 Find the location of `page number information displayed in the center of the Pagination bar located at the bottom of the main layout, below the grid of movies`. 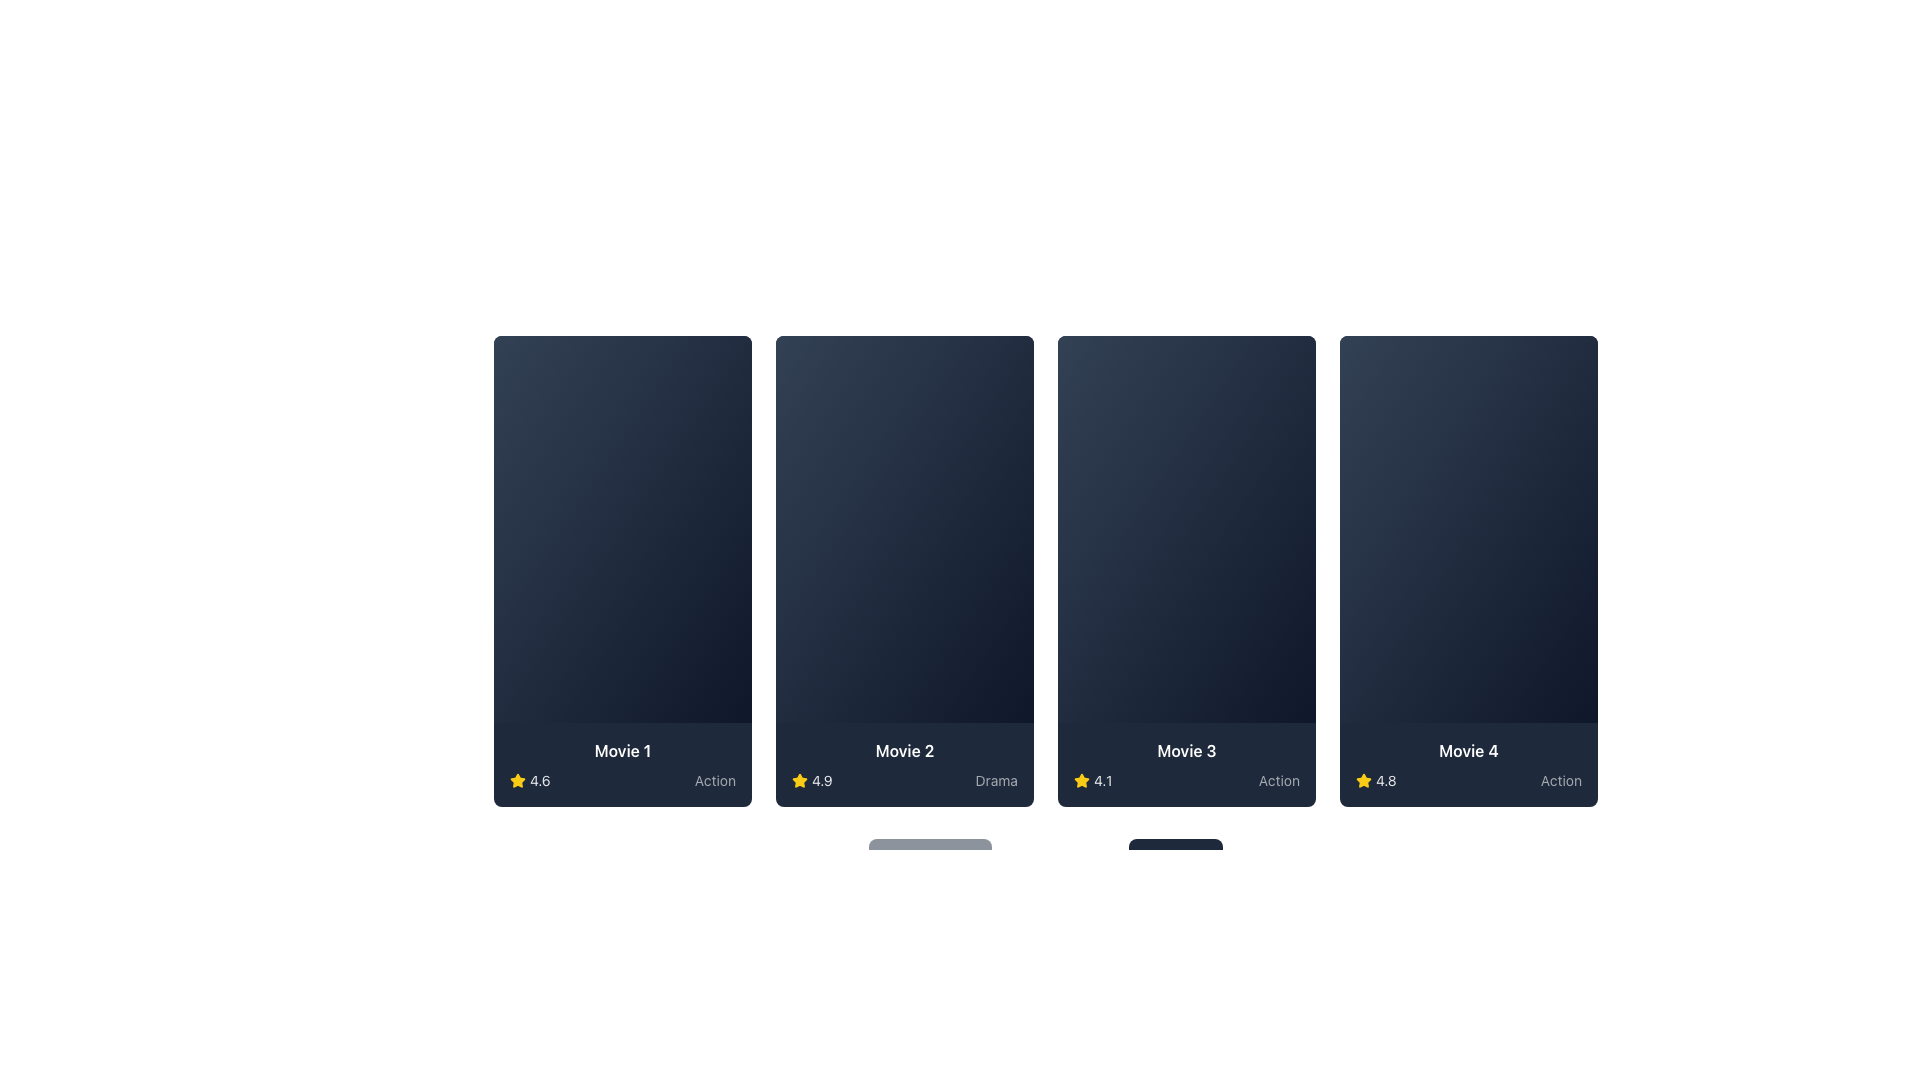

page number information displayed in the center of the Pagination bar located at the bottom of the main layout, below the grid of movies is located at coordinates (1045, 858).